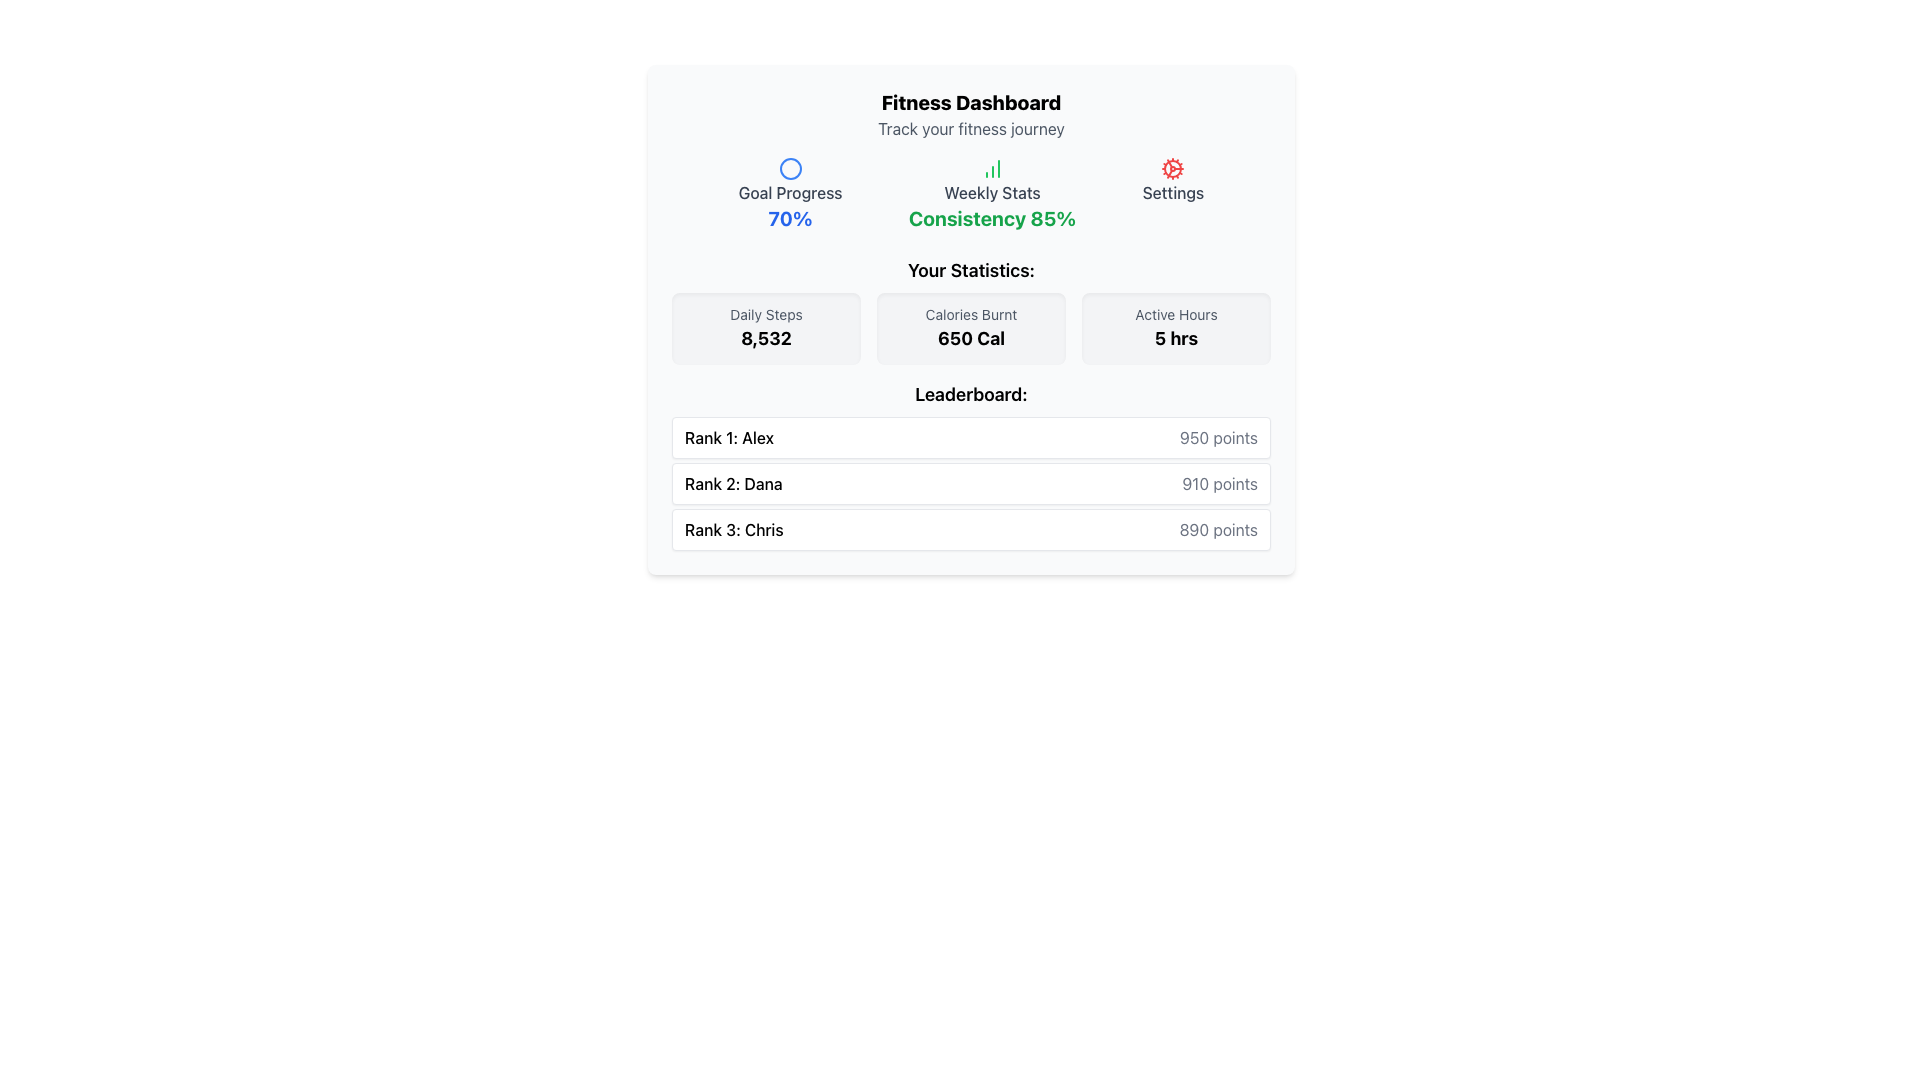 The height and width of the screenshot is (1080, 1920). What do you see at coordinates (971, 315) in the screenshot?
I see `the Static Text Label that indicates the calories burned, located above the bold text '650 Cal' in the 'Calories Burnt' card` at bounding box center [971, 315].